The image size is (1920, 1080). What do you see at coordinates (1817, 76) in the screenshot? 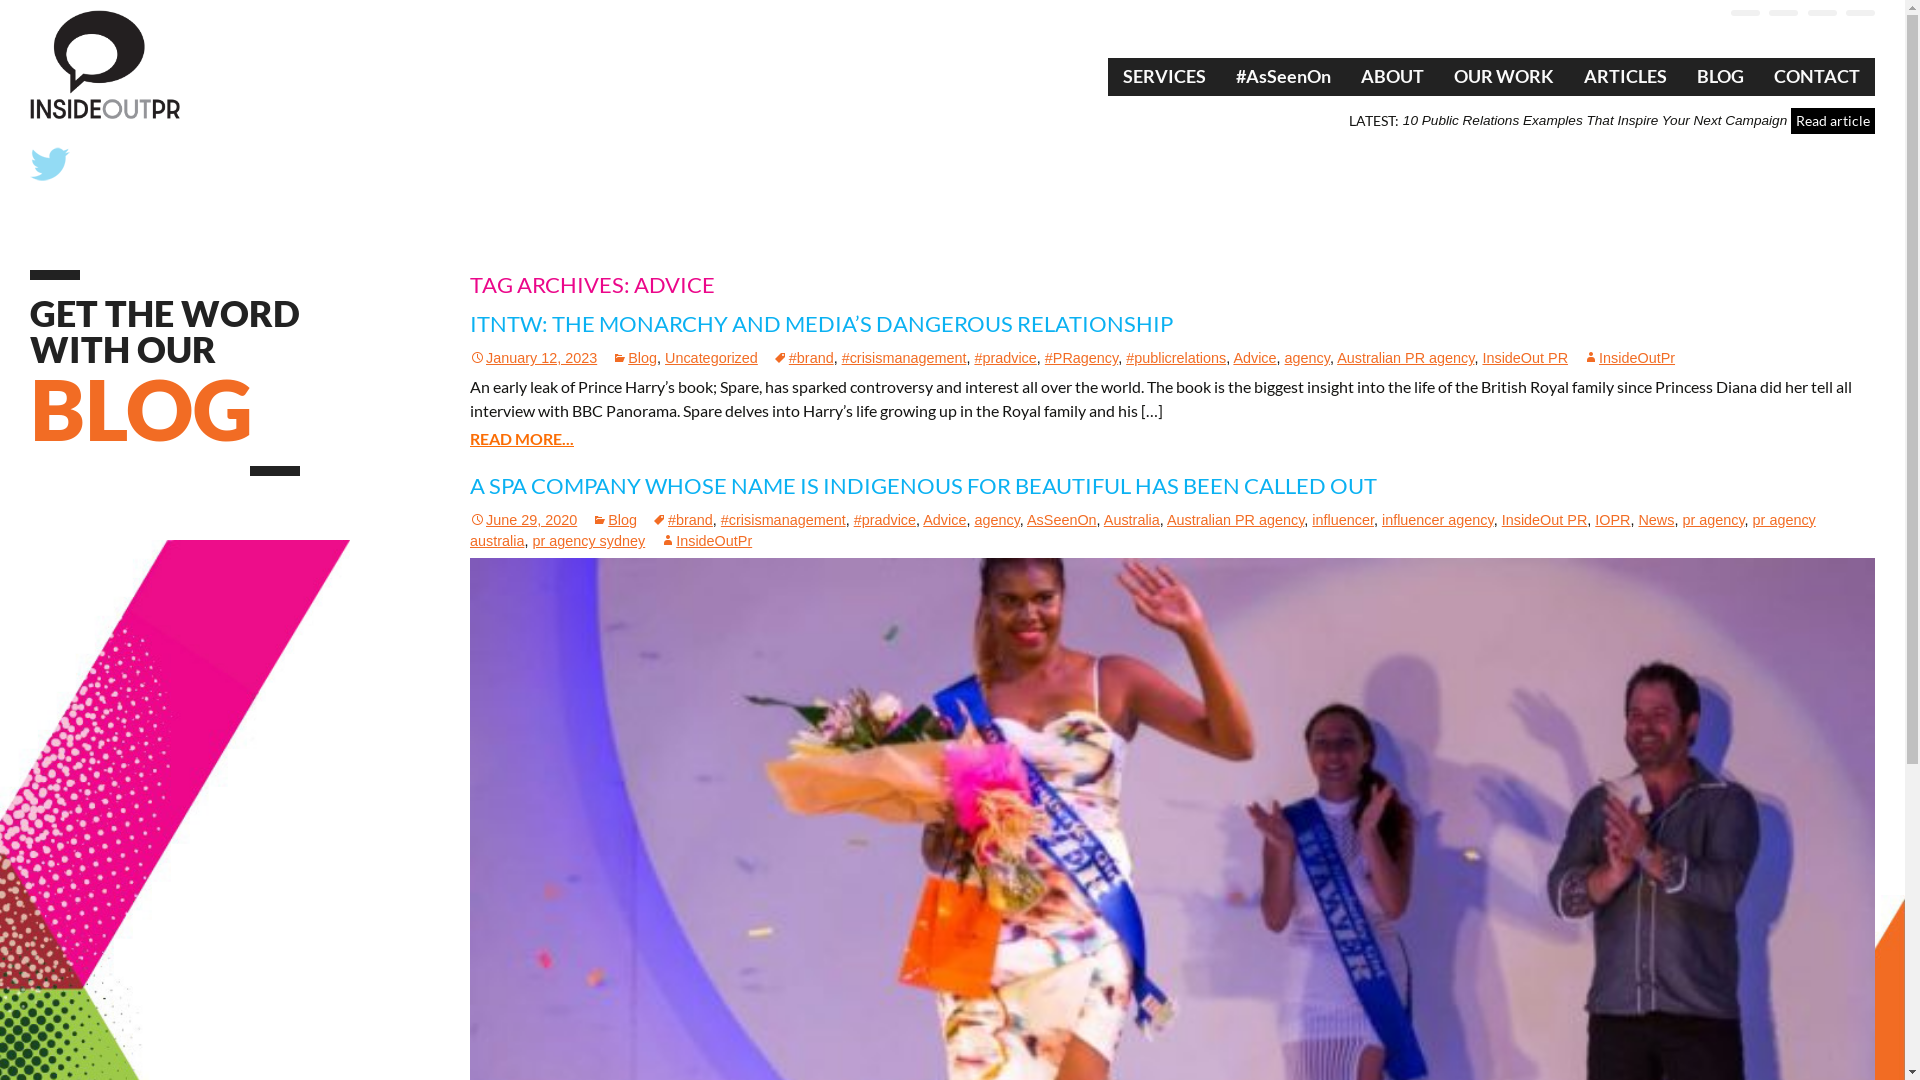
I see `'CONTACT'` at bounding box center [1817, 76].